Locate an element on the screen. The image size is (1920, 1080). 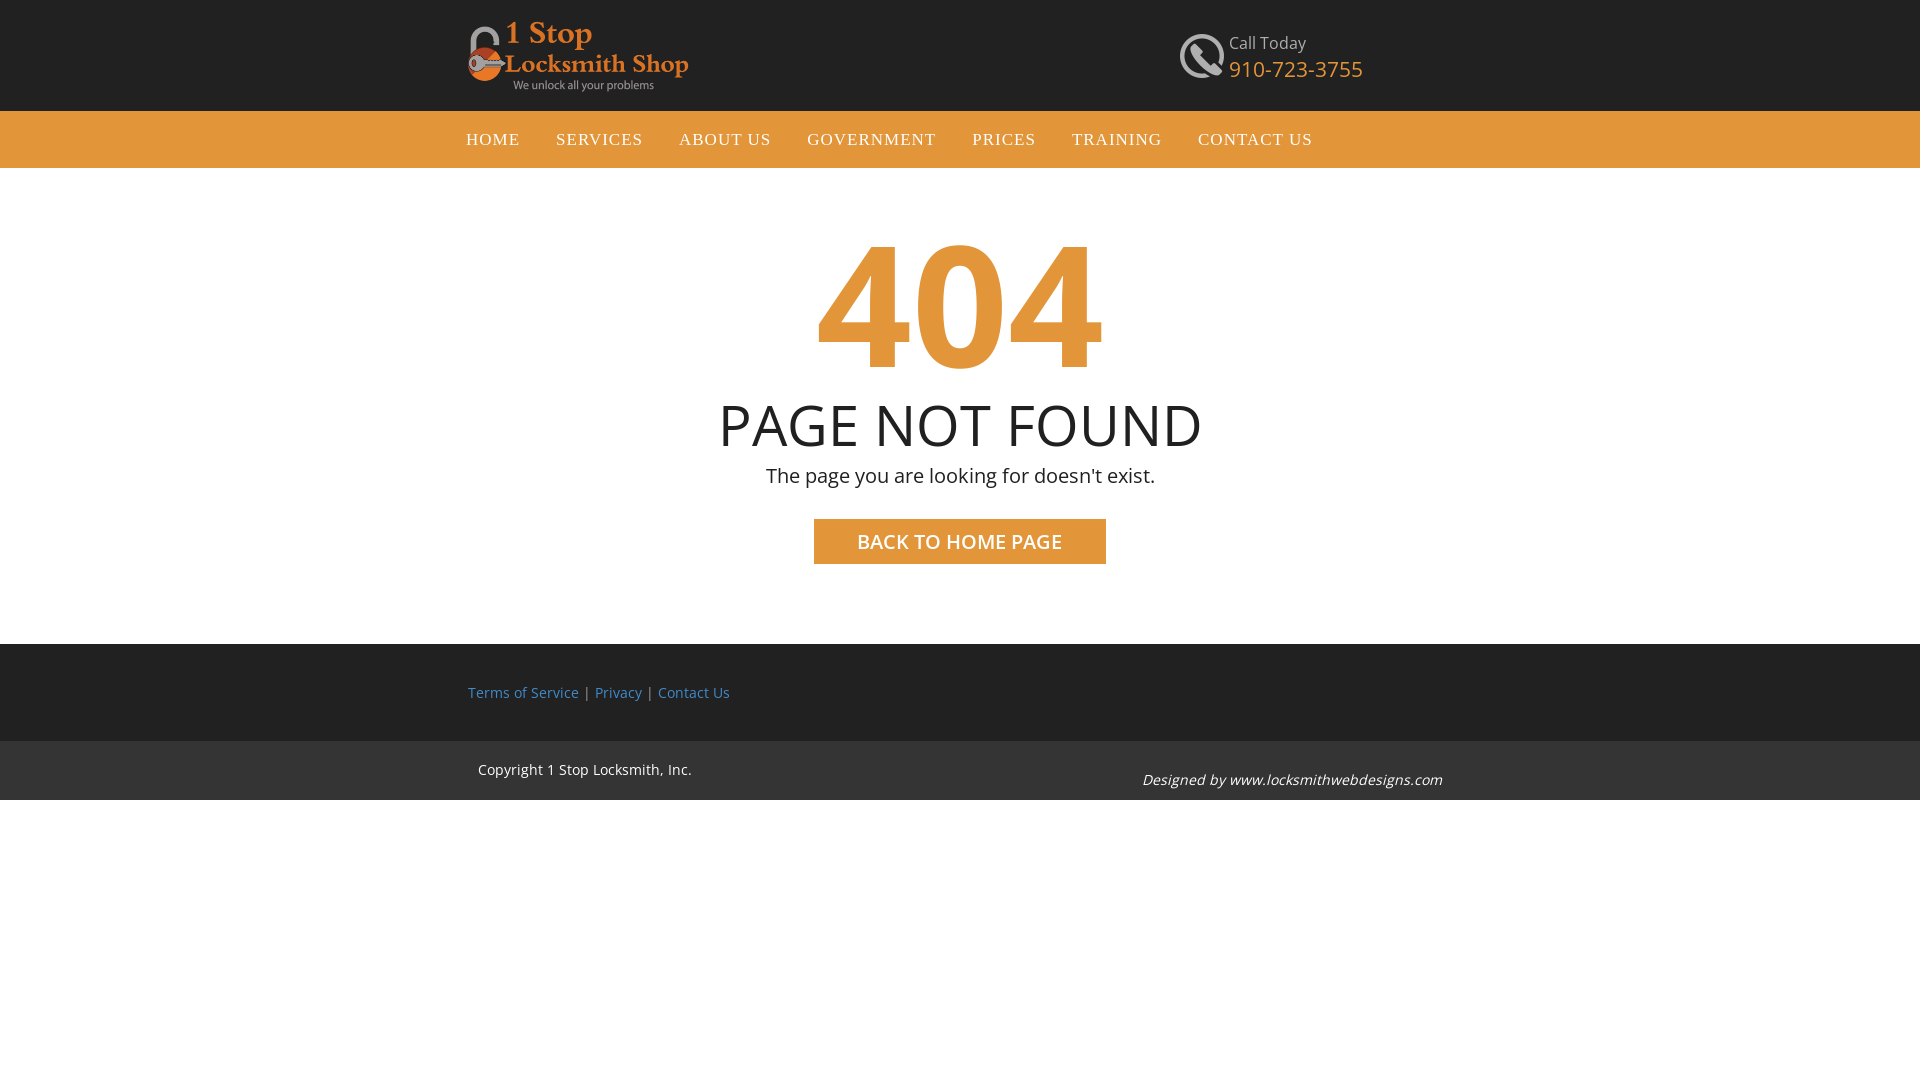
'SERVICES' is located at coordinates (598, 138).